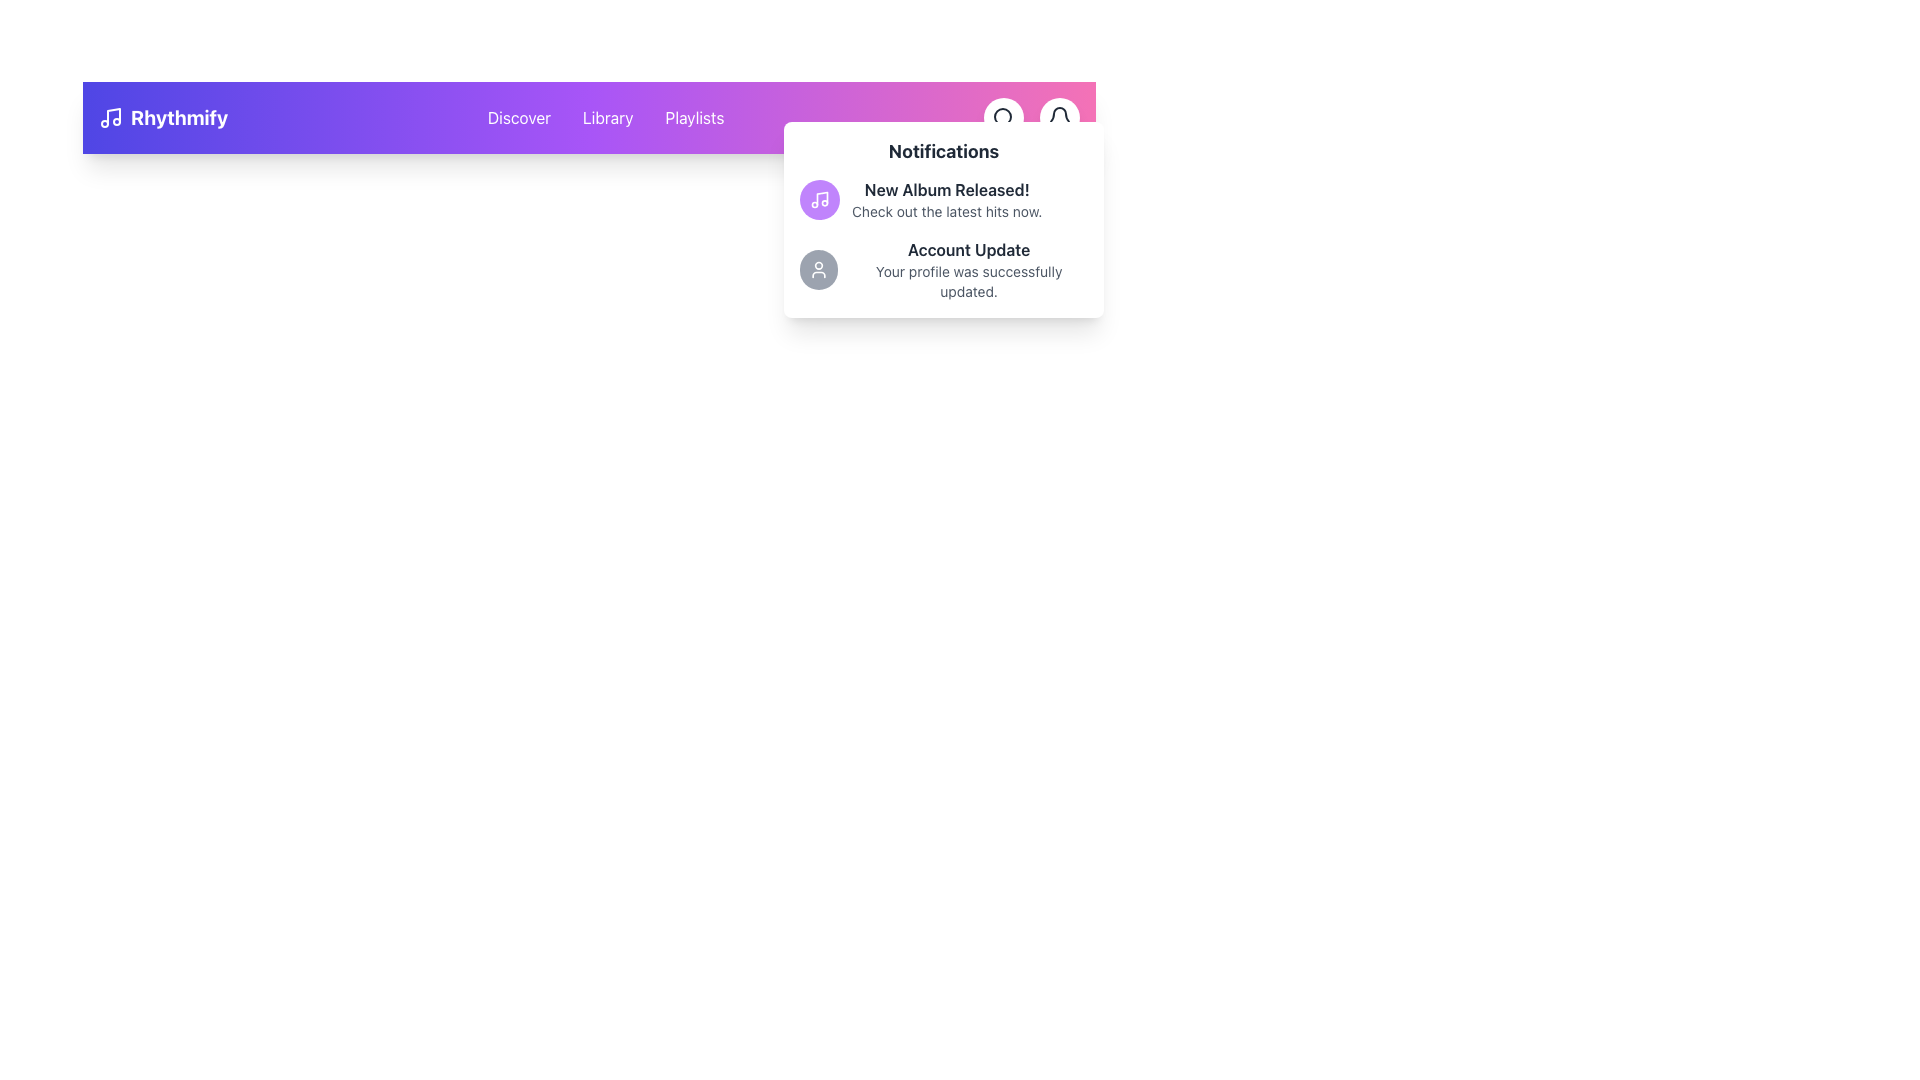 This screenshot has width=1920, height=1080. Describe the element at coordinates (519, 118) in the screenshot. I see `the 'Discover' text link, which is the first element in the navigation menu located to the right of the 'Rhythmify' logo` at that location.